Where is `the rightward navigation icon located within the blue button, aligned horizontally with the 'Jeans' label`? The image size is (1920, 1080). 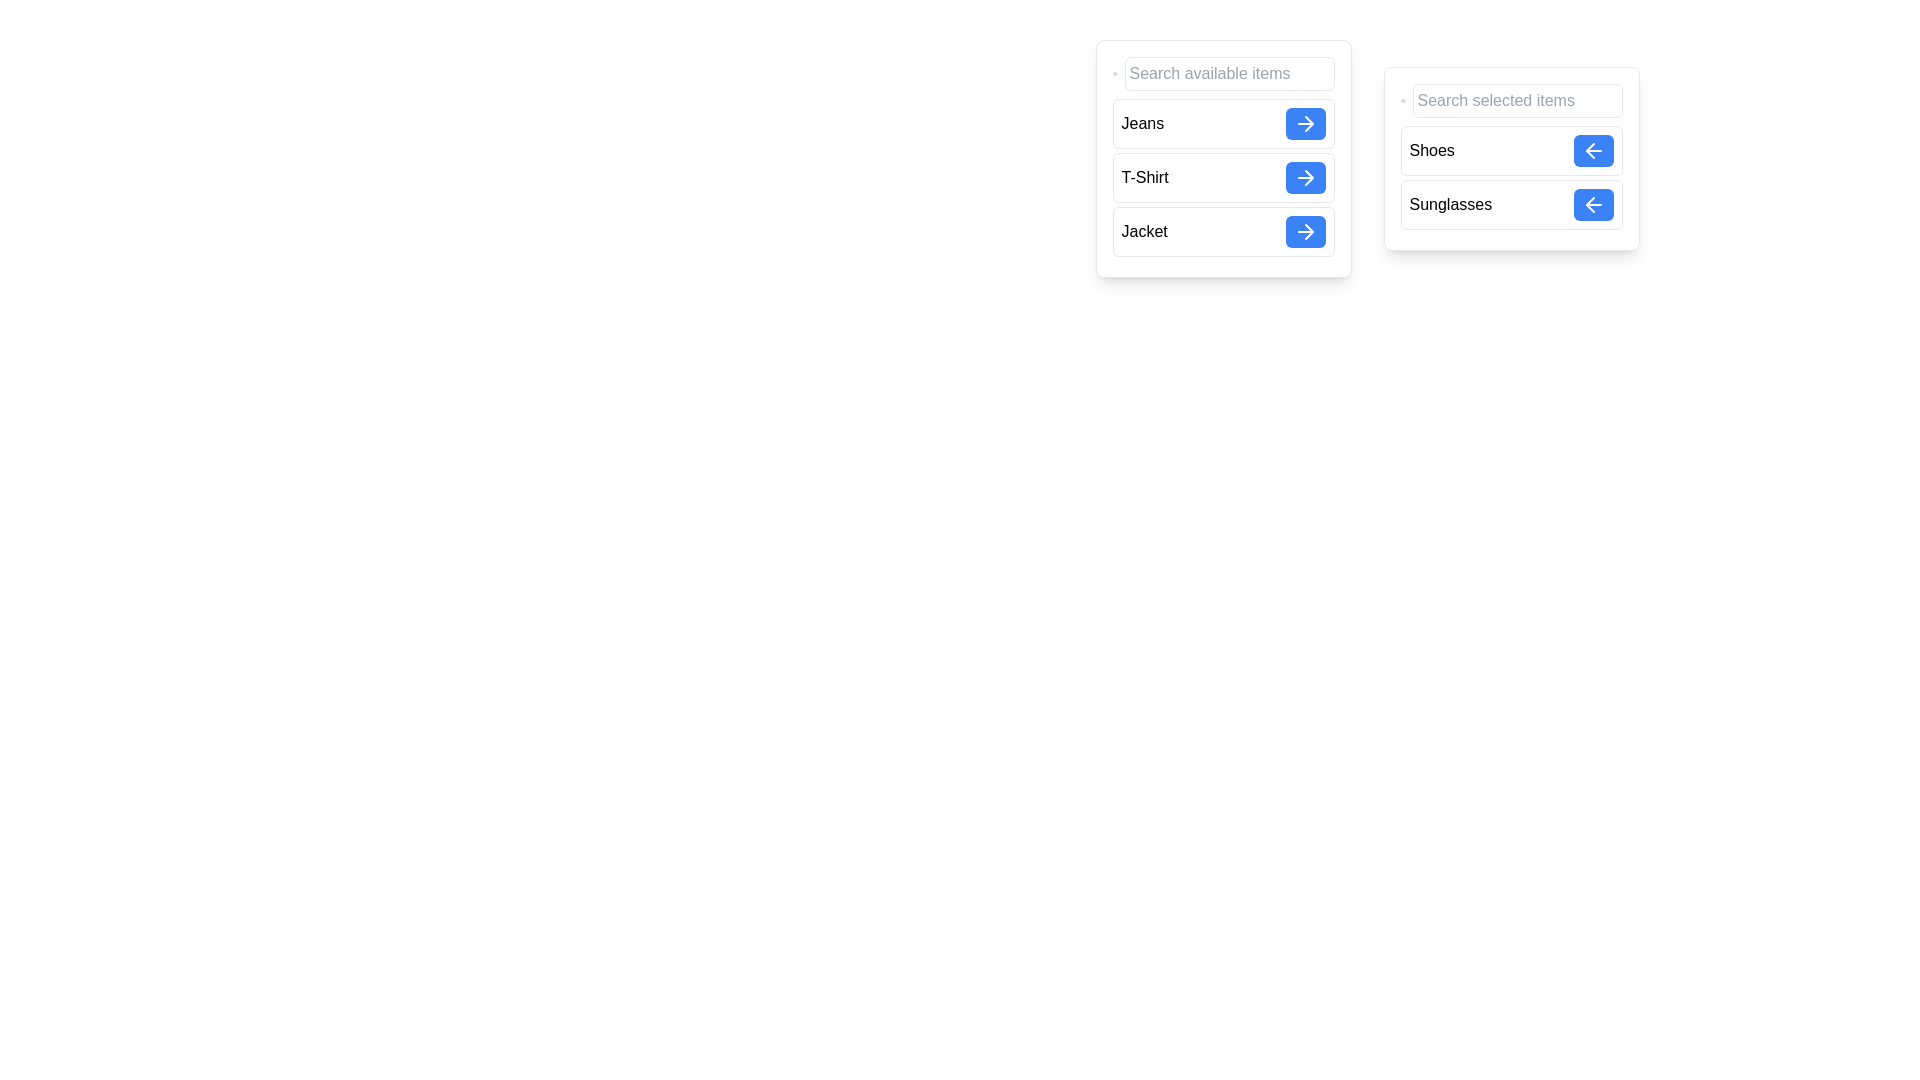
the rightward navigation icon located within the blue button, aligned horizontally with the 'Jeans' label is located at coordinates (1309, 123).